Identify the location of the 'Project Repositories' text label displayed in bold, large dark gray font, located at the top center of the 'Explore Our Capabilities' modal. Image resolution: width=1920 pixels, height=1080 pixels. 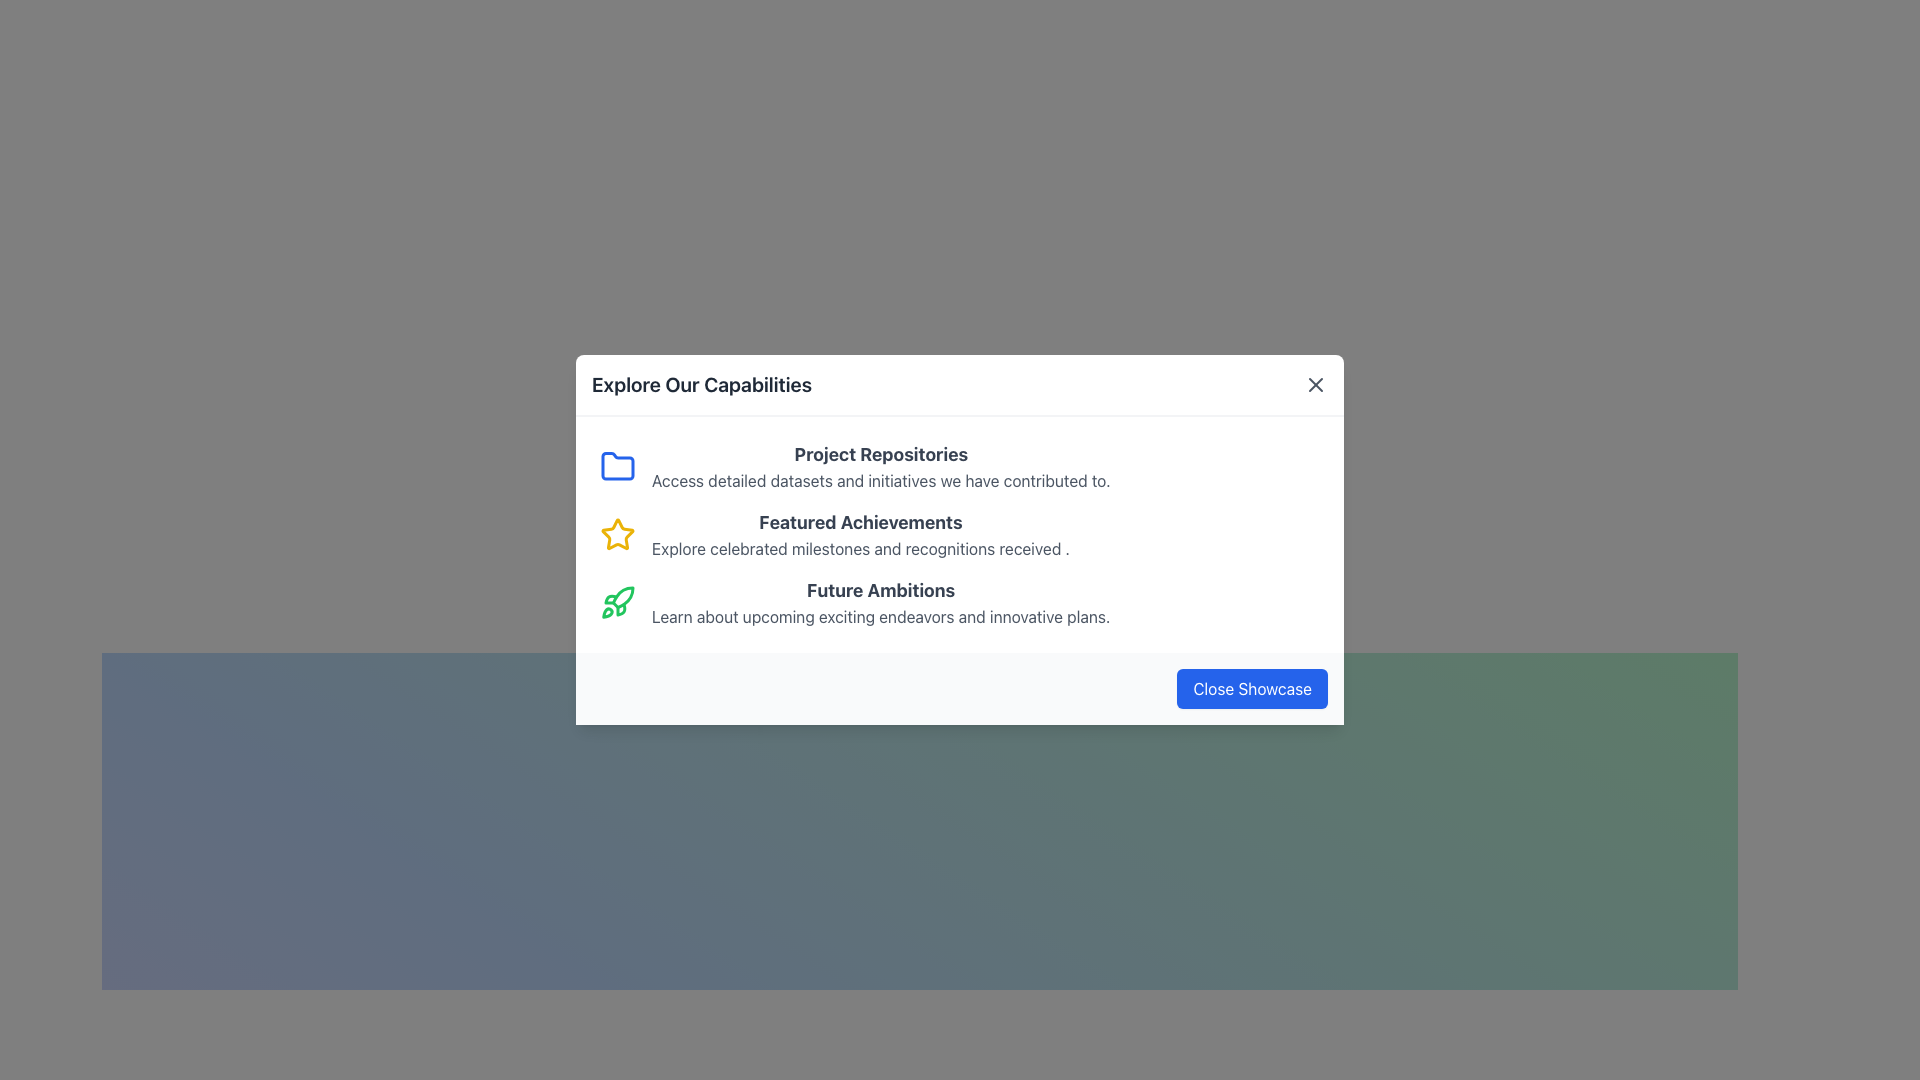
(880, 455).